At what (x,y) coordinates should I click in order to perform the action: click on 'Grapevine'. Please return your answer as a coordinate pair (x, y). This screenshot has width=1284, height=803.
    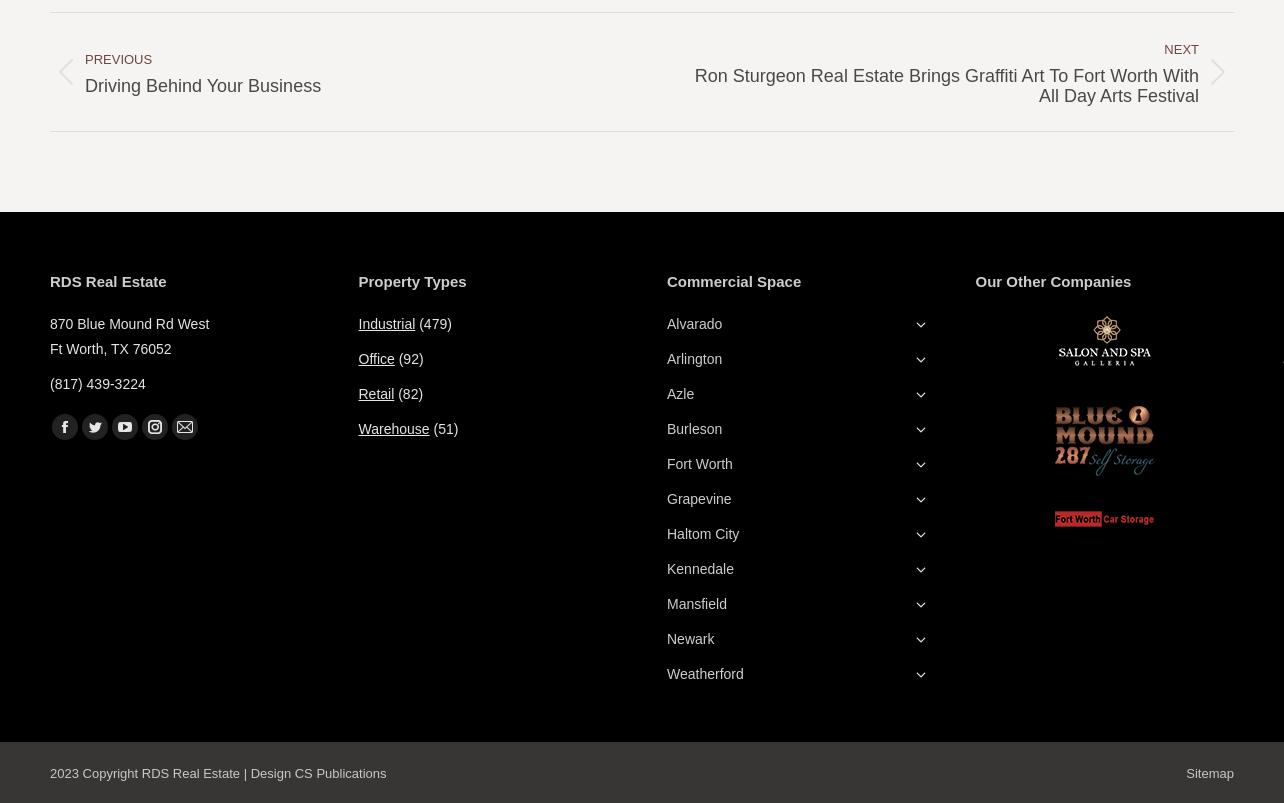
    Looking at the image, I should click on (667, 497).